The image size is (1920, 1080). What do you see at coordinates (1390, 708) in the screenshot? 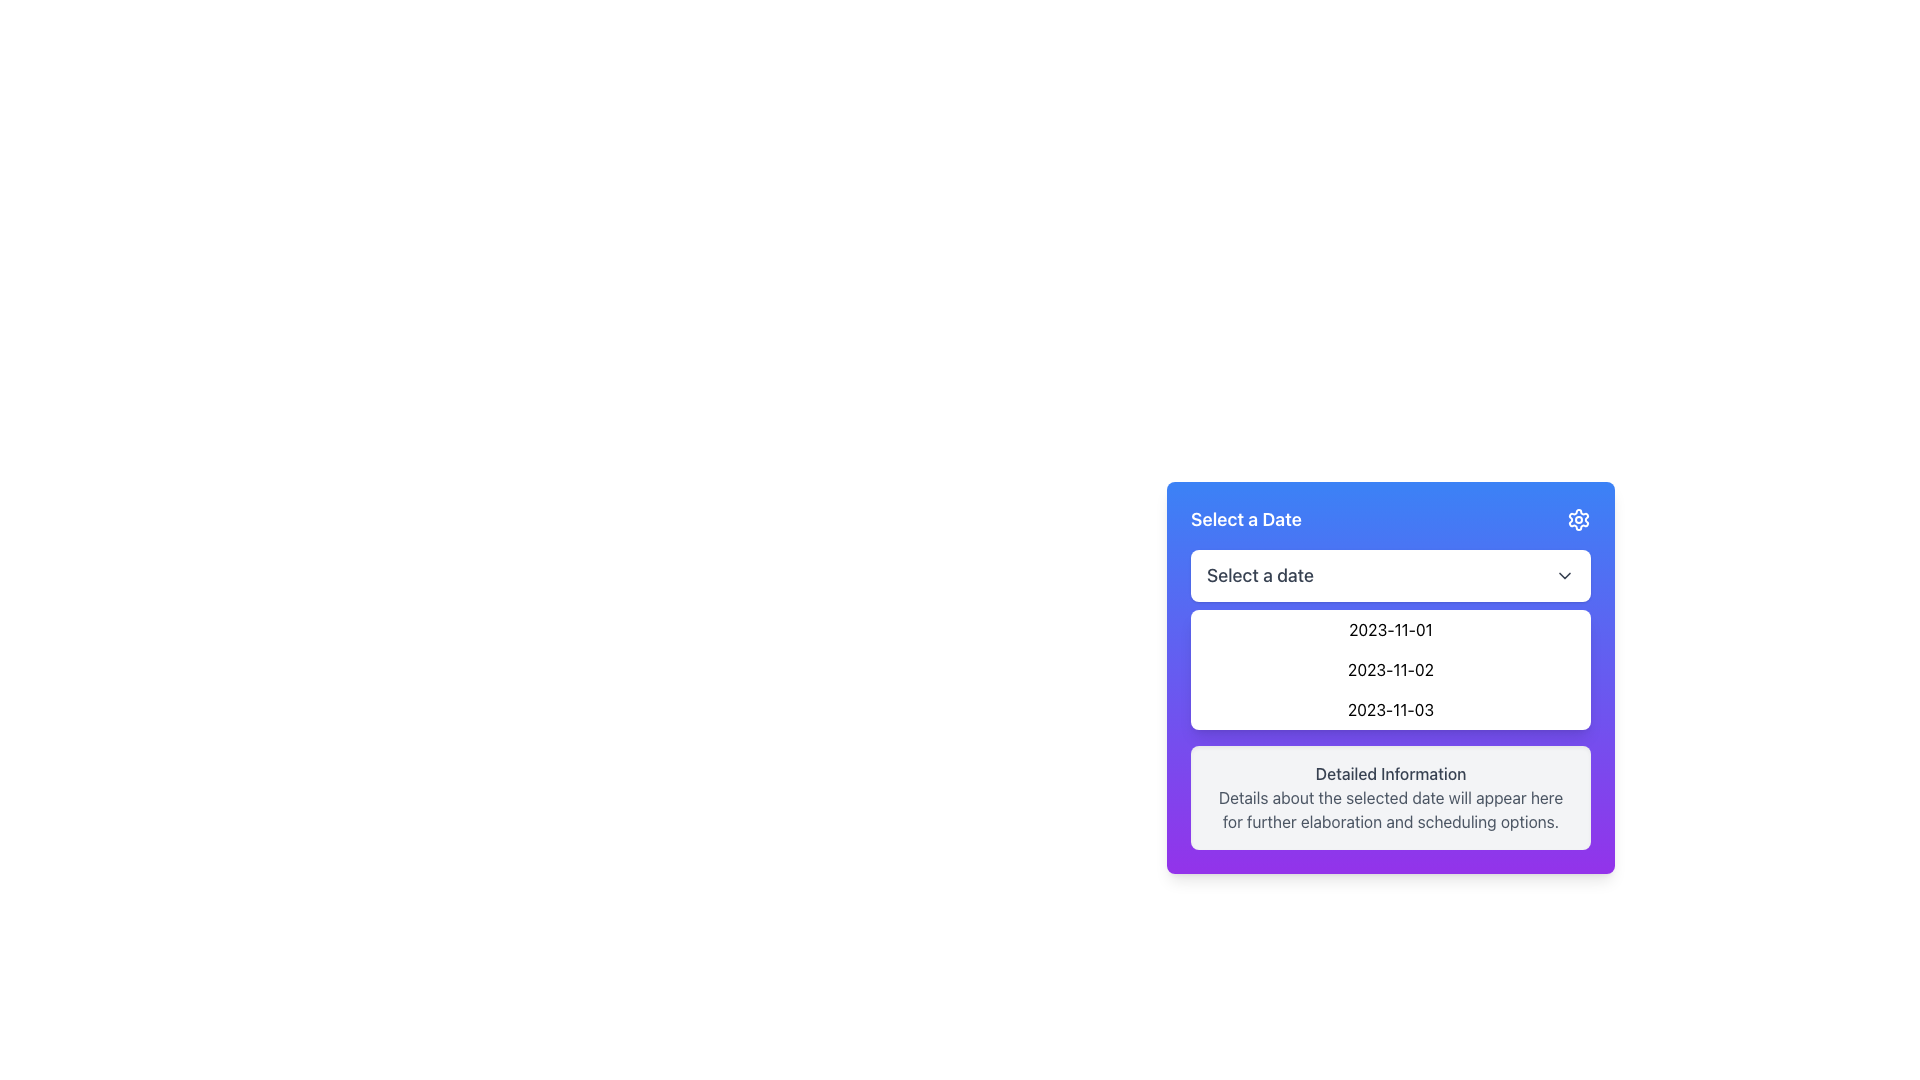
I see `the third selectable date item in the dropdown menu` at bounding box center [1390, 708].